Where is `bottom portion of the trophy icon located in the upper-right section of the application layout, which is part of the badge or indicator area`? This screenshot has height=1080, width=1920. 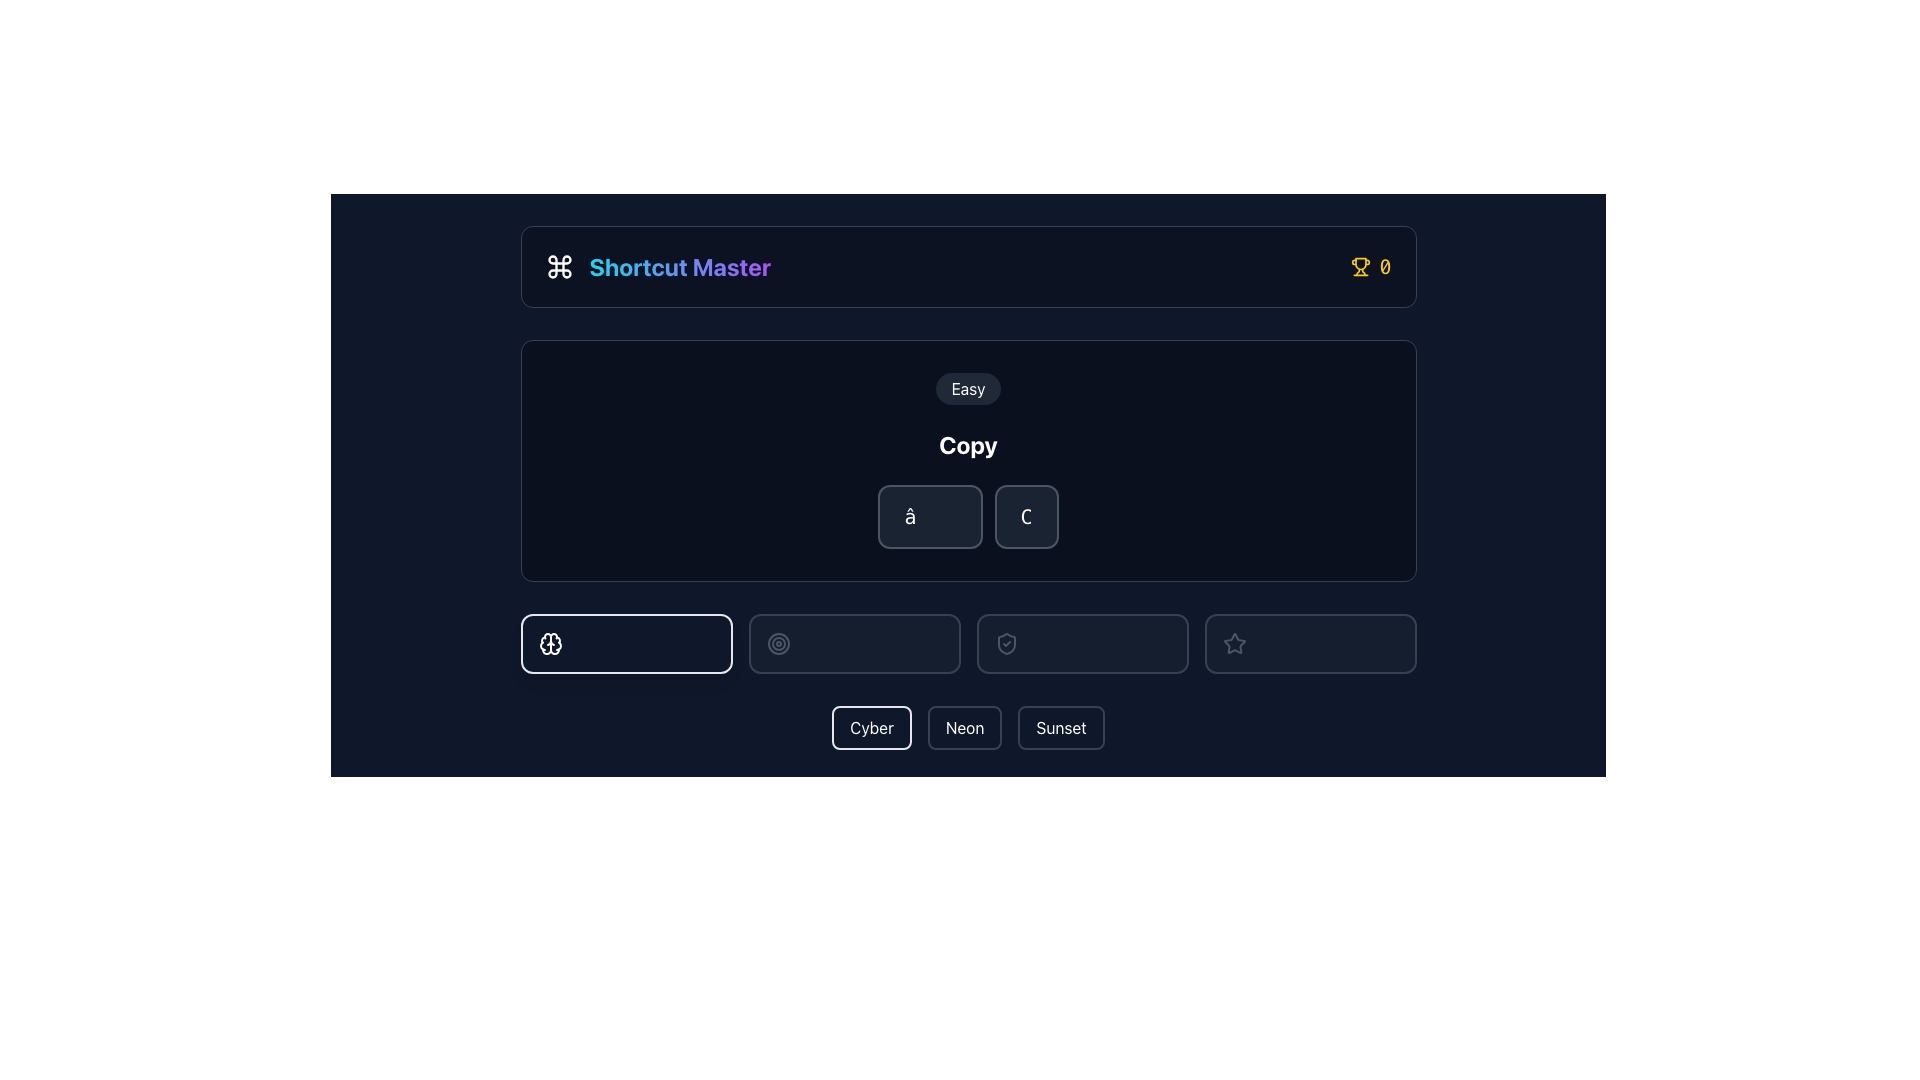 bottom portion of the trophy icon located in the upper-right section of the application layout, which is part of the badge or indicator area is located at coordinates (1360, 263).